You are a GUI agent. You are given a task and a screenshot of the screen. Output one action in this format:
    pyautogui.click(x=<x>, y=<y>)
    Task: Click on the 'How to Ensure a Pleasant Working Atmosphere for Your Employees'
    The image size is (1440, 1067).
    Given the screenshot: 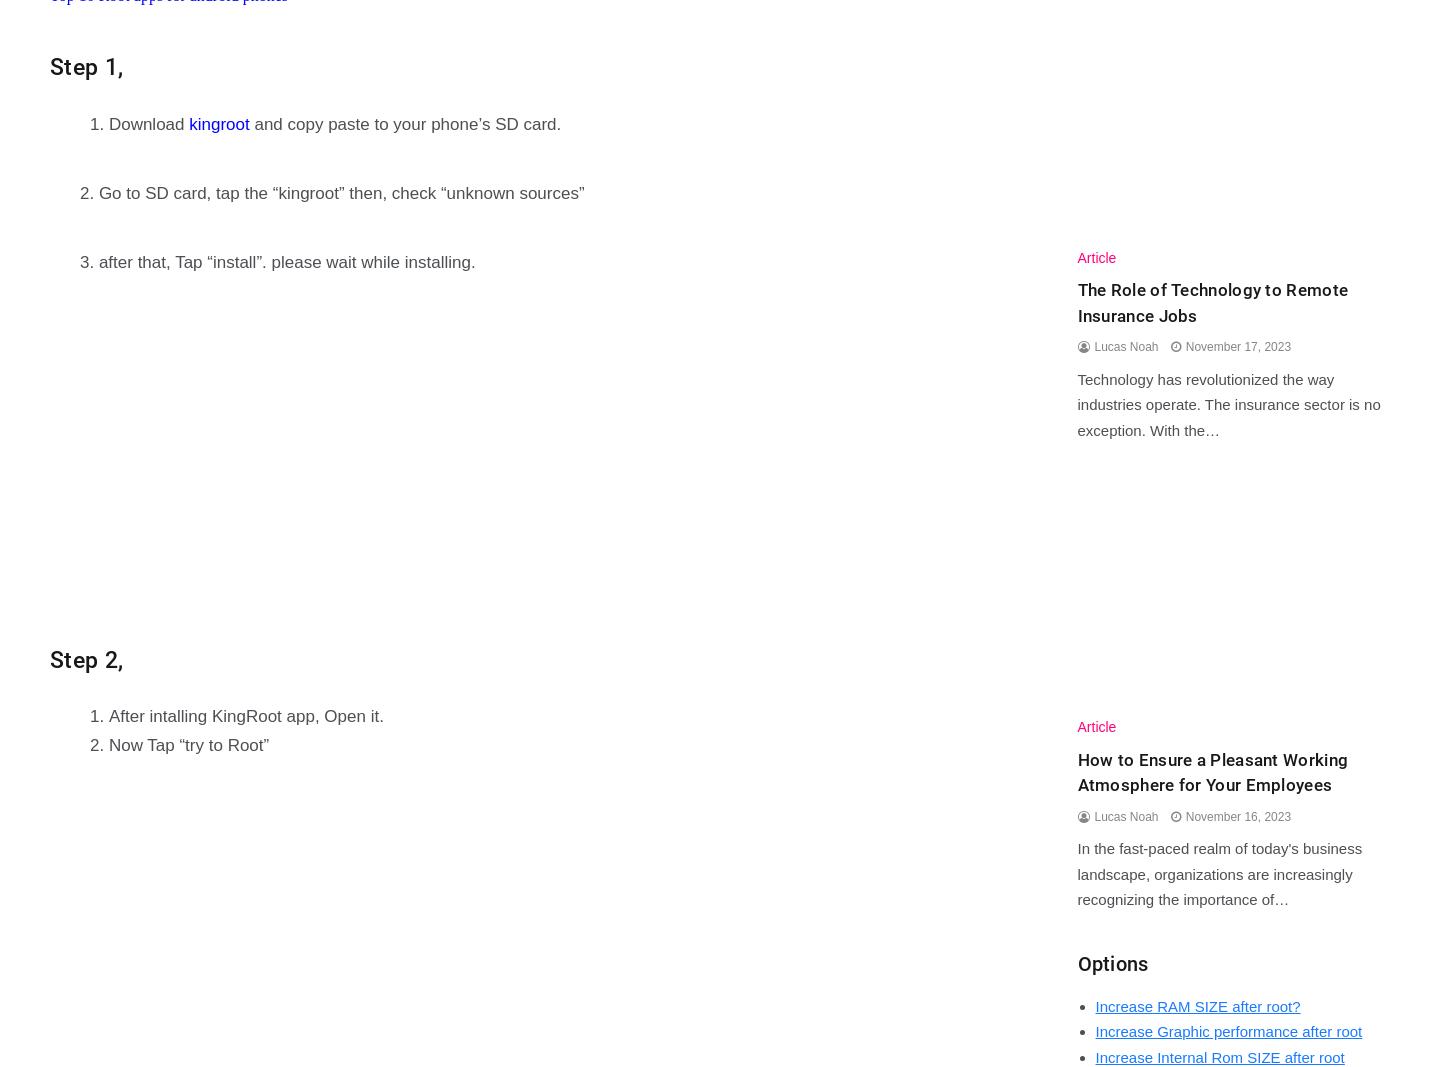 What is the action you would take?
    pyautogui.click(x=1211, y=770)
    